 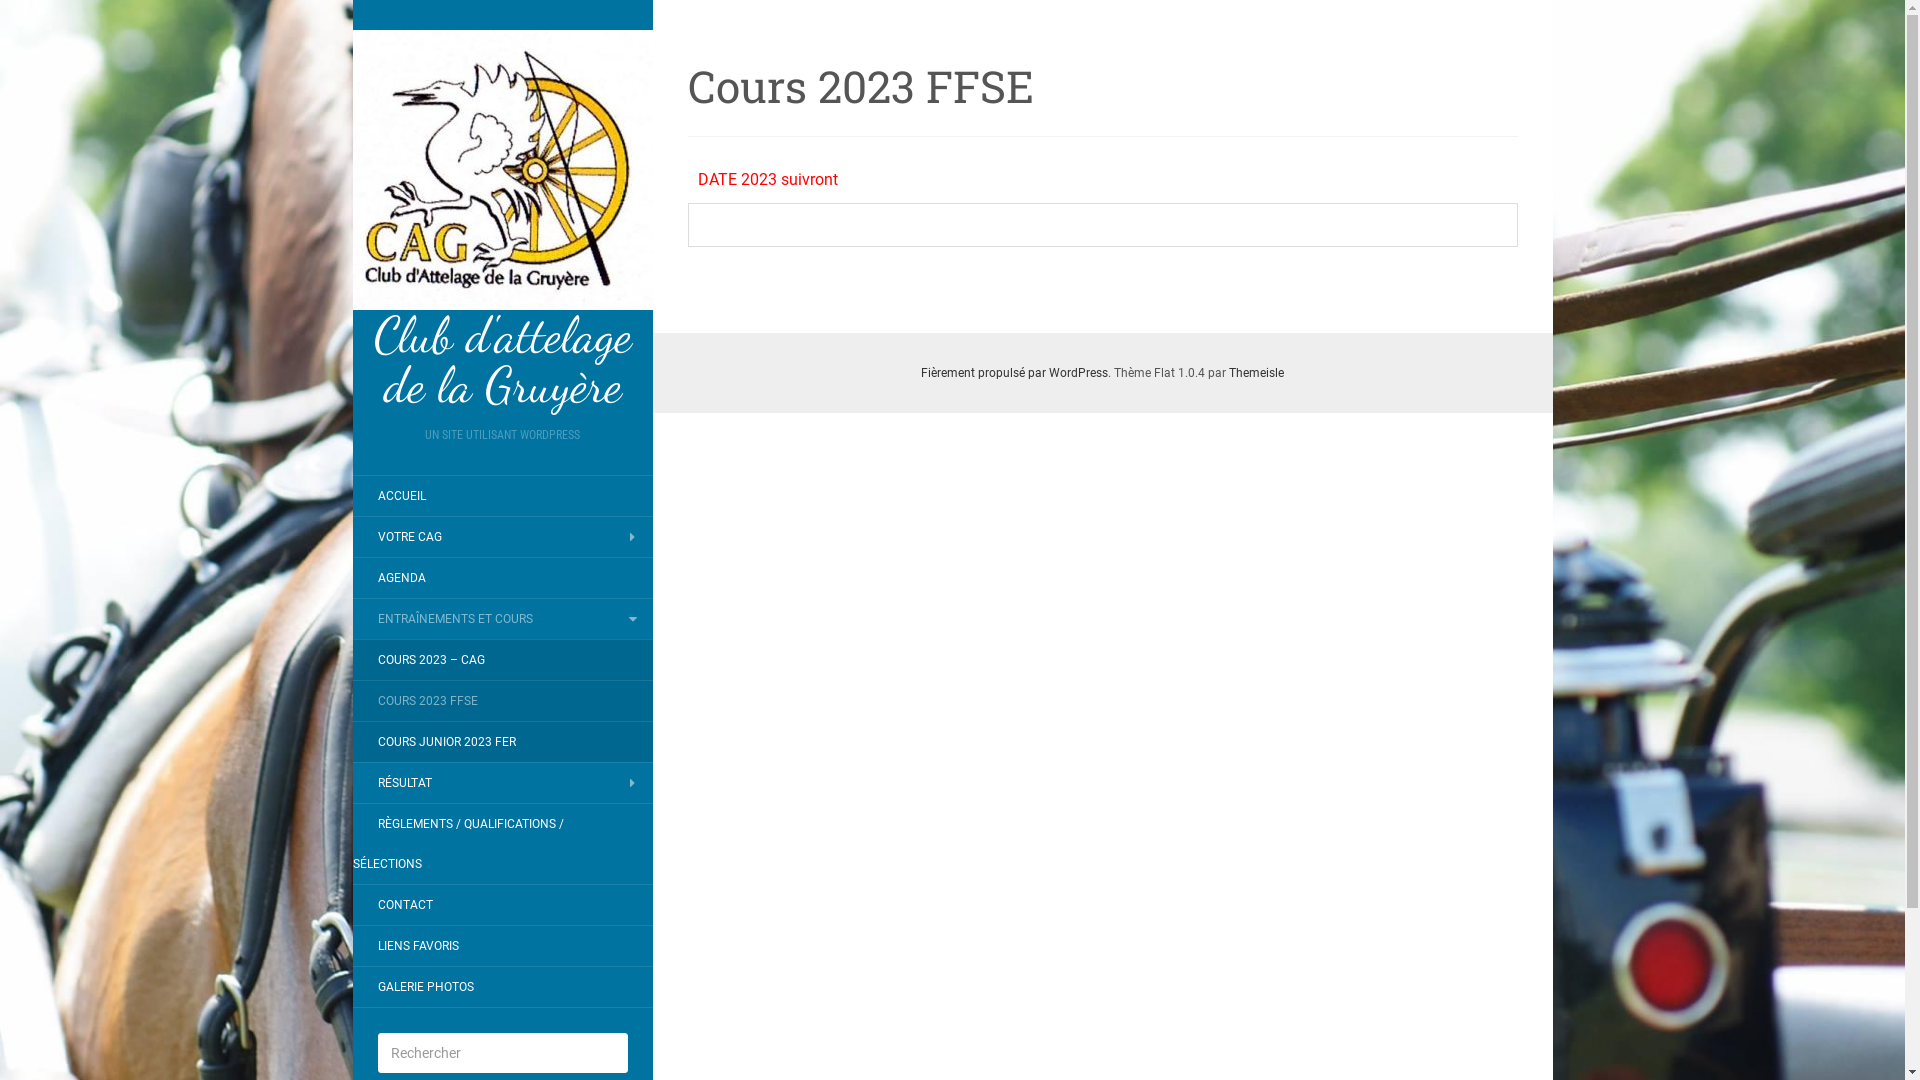 I want to click on 'GALERIE PHOTOS', so click(x=424, y=986).